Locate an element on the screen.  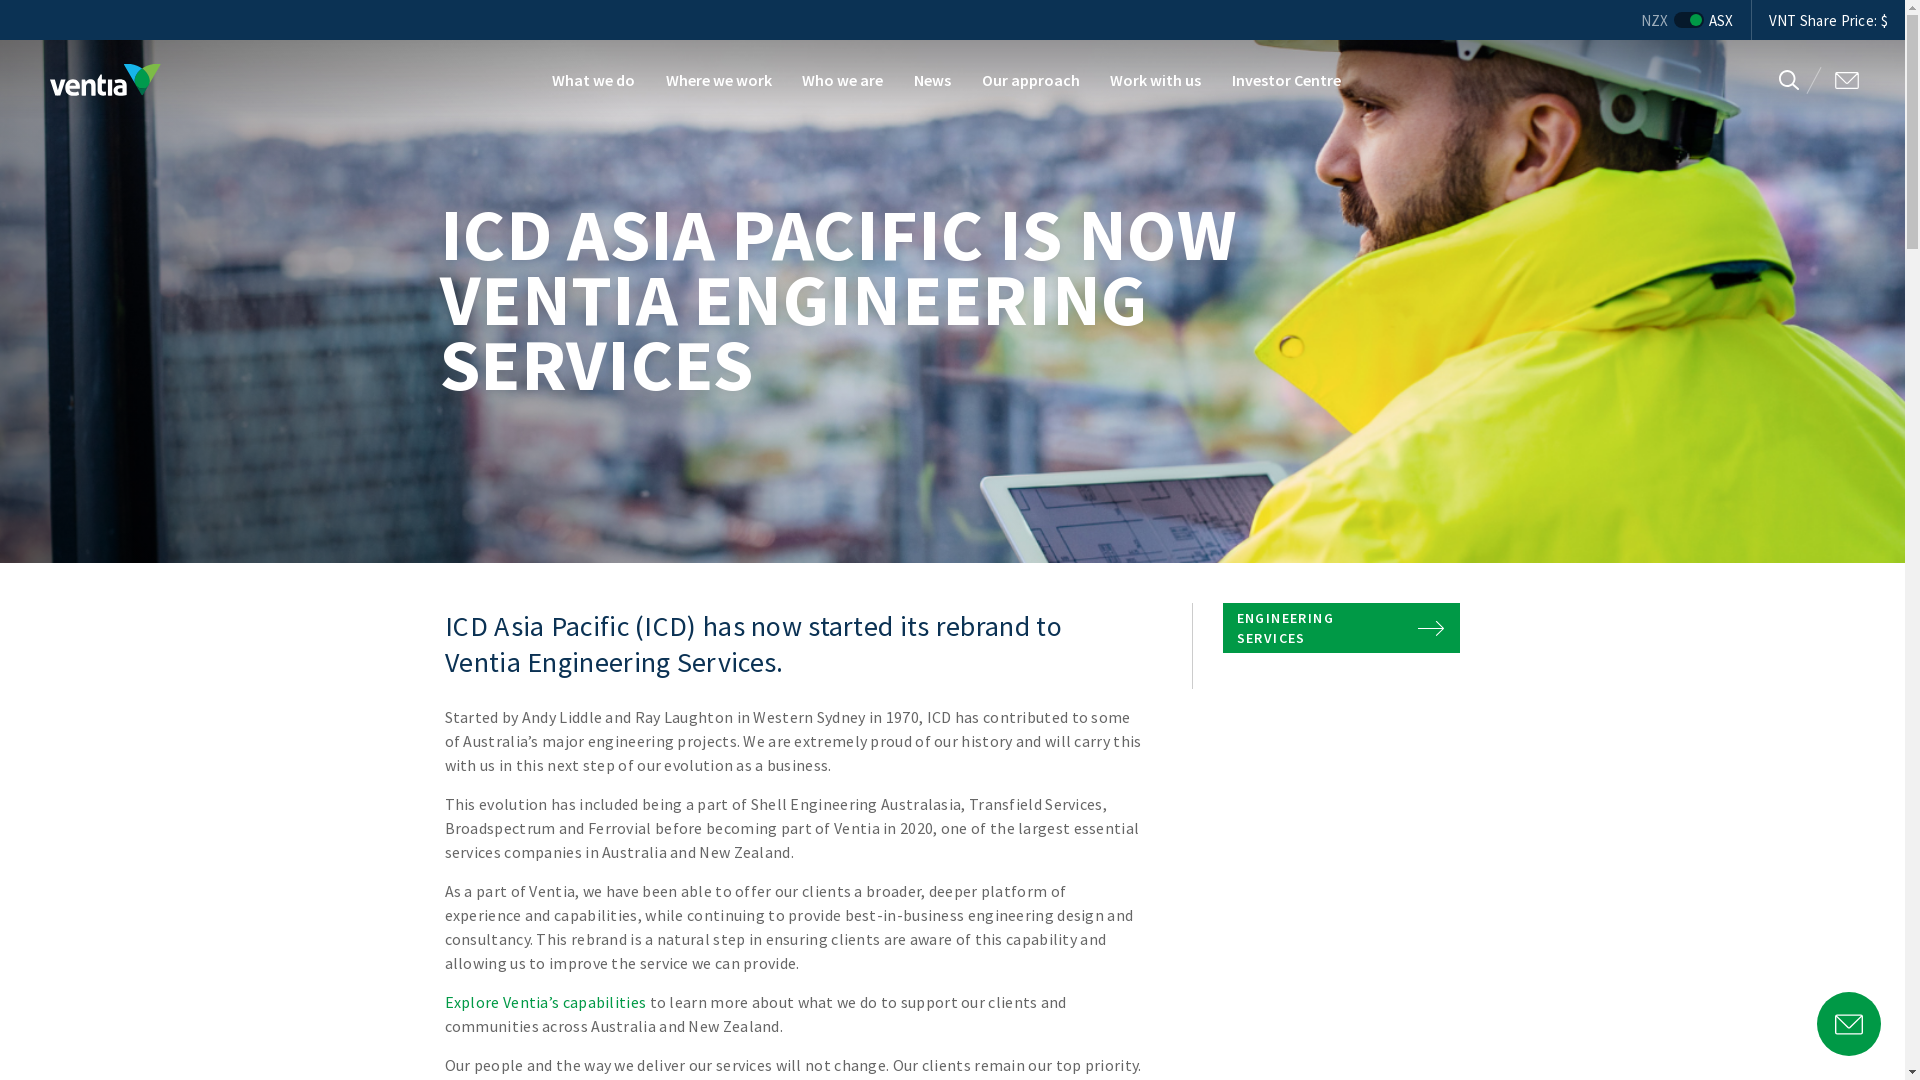
'ENGINEERING SERVICES' is located at coordinates (1341, 627).